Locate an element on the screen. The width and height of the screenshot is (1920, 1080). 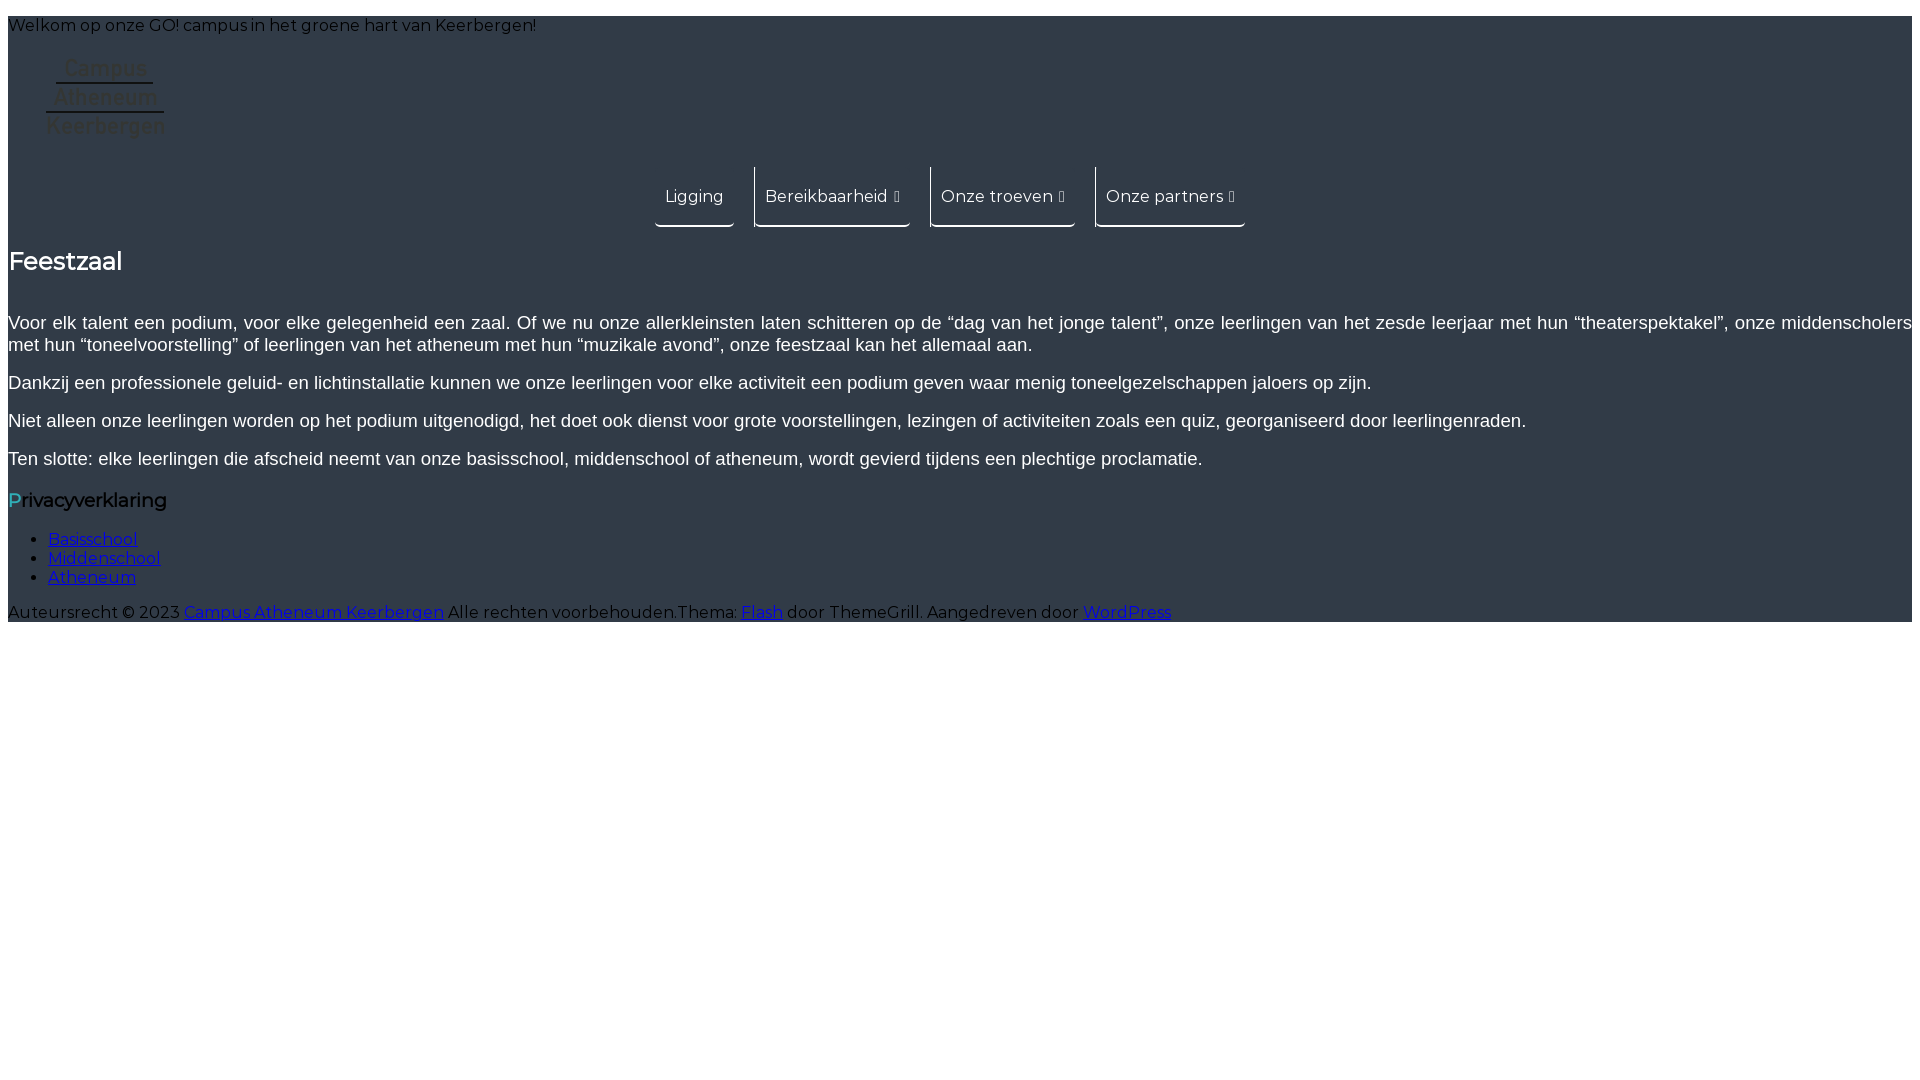
'Atheneum' is located at coordinates (90, 577).